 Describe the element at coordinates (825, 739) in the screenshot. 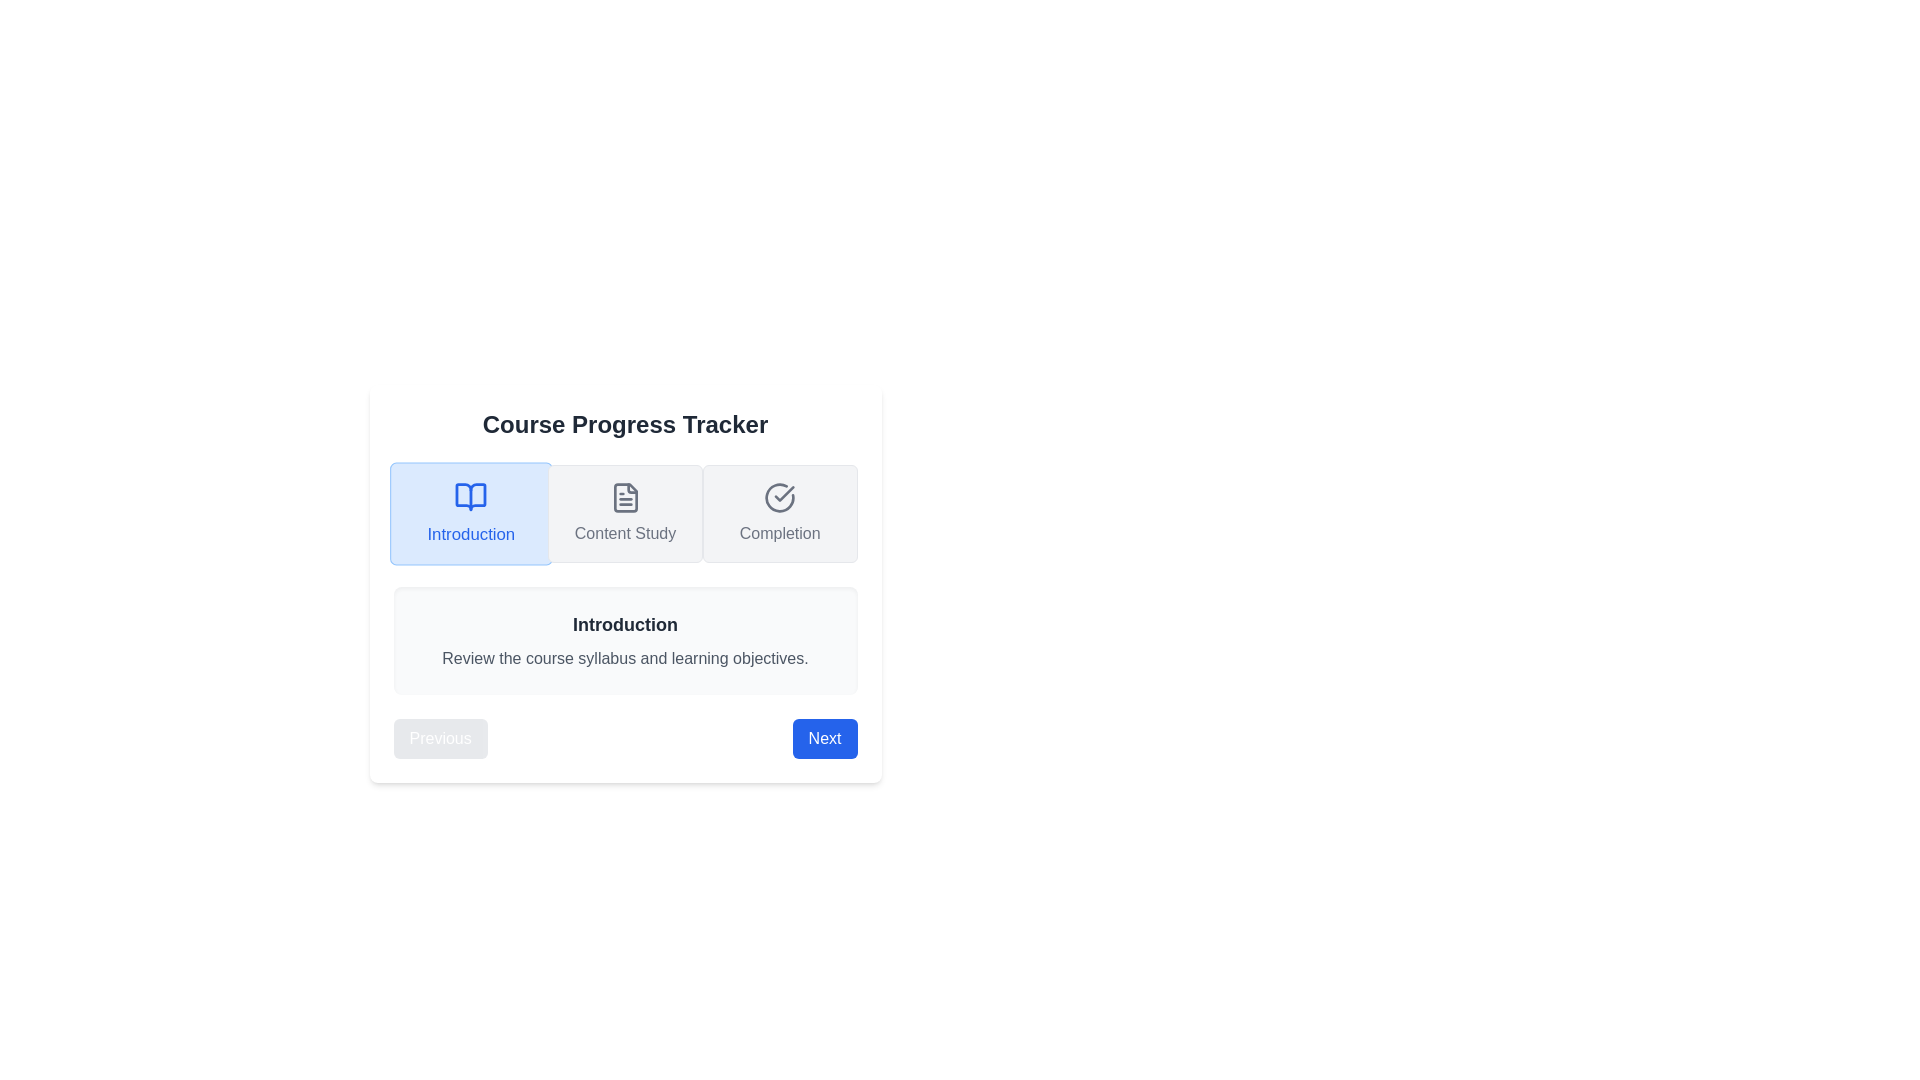

I see `the 'Next' button, which is a rectangular button with a blue background and white text` at that location.